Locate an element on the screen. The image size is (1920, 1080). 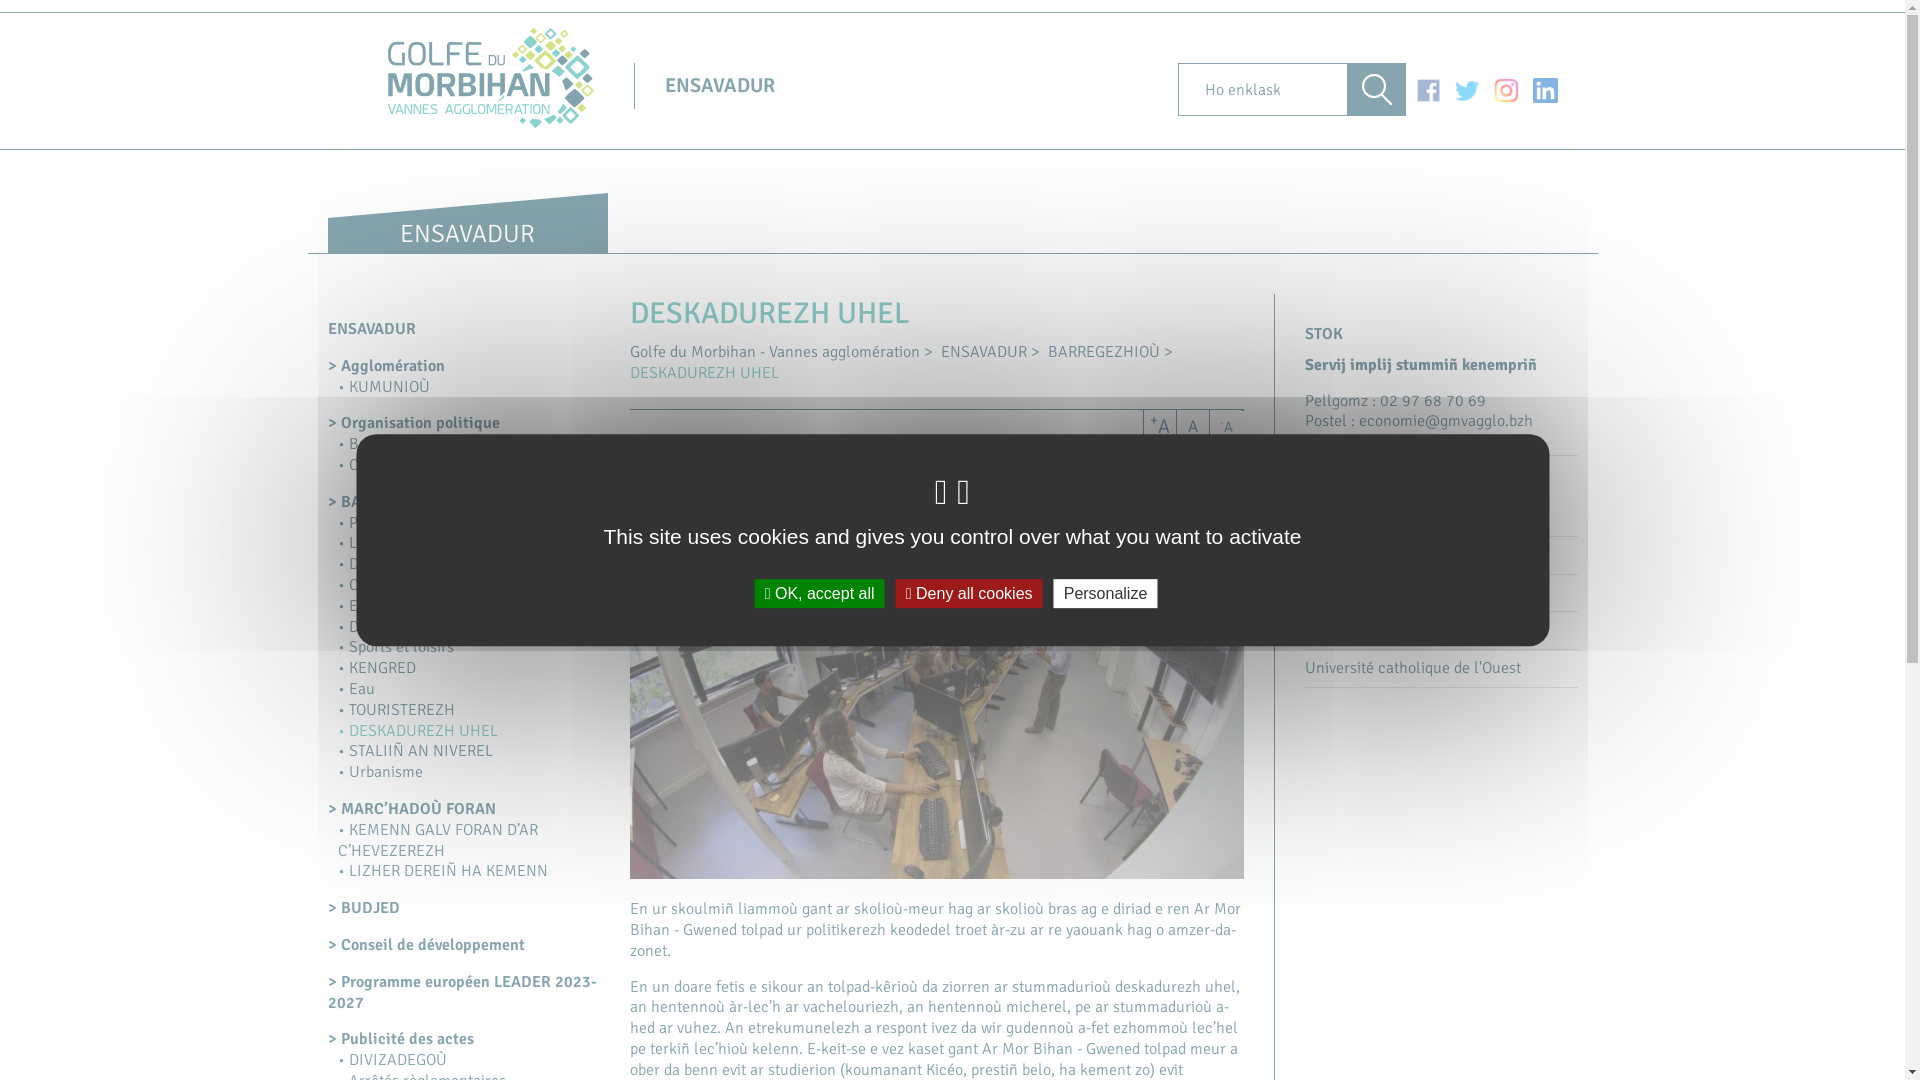
'DIORREN AN EKONOMIEZH' is located at coordinates (436, 563).